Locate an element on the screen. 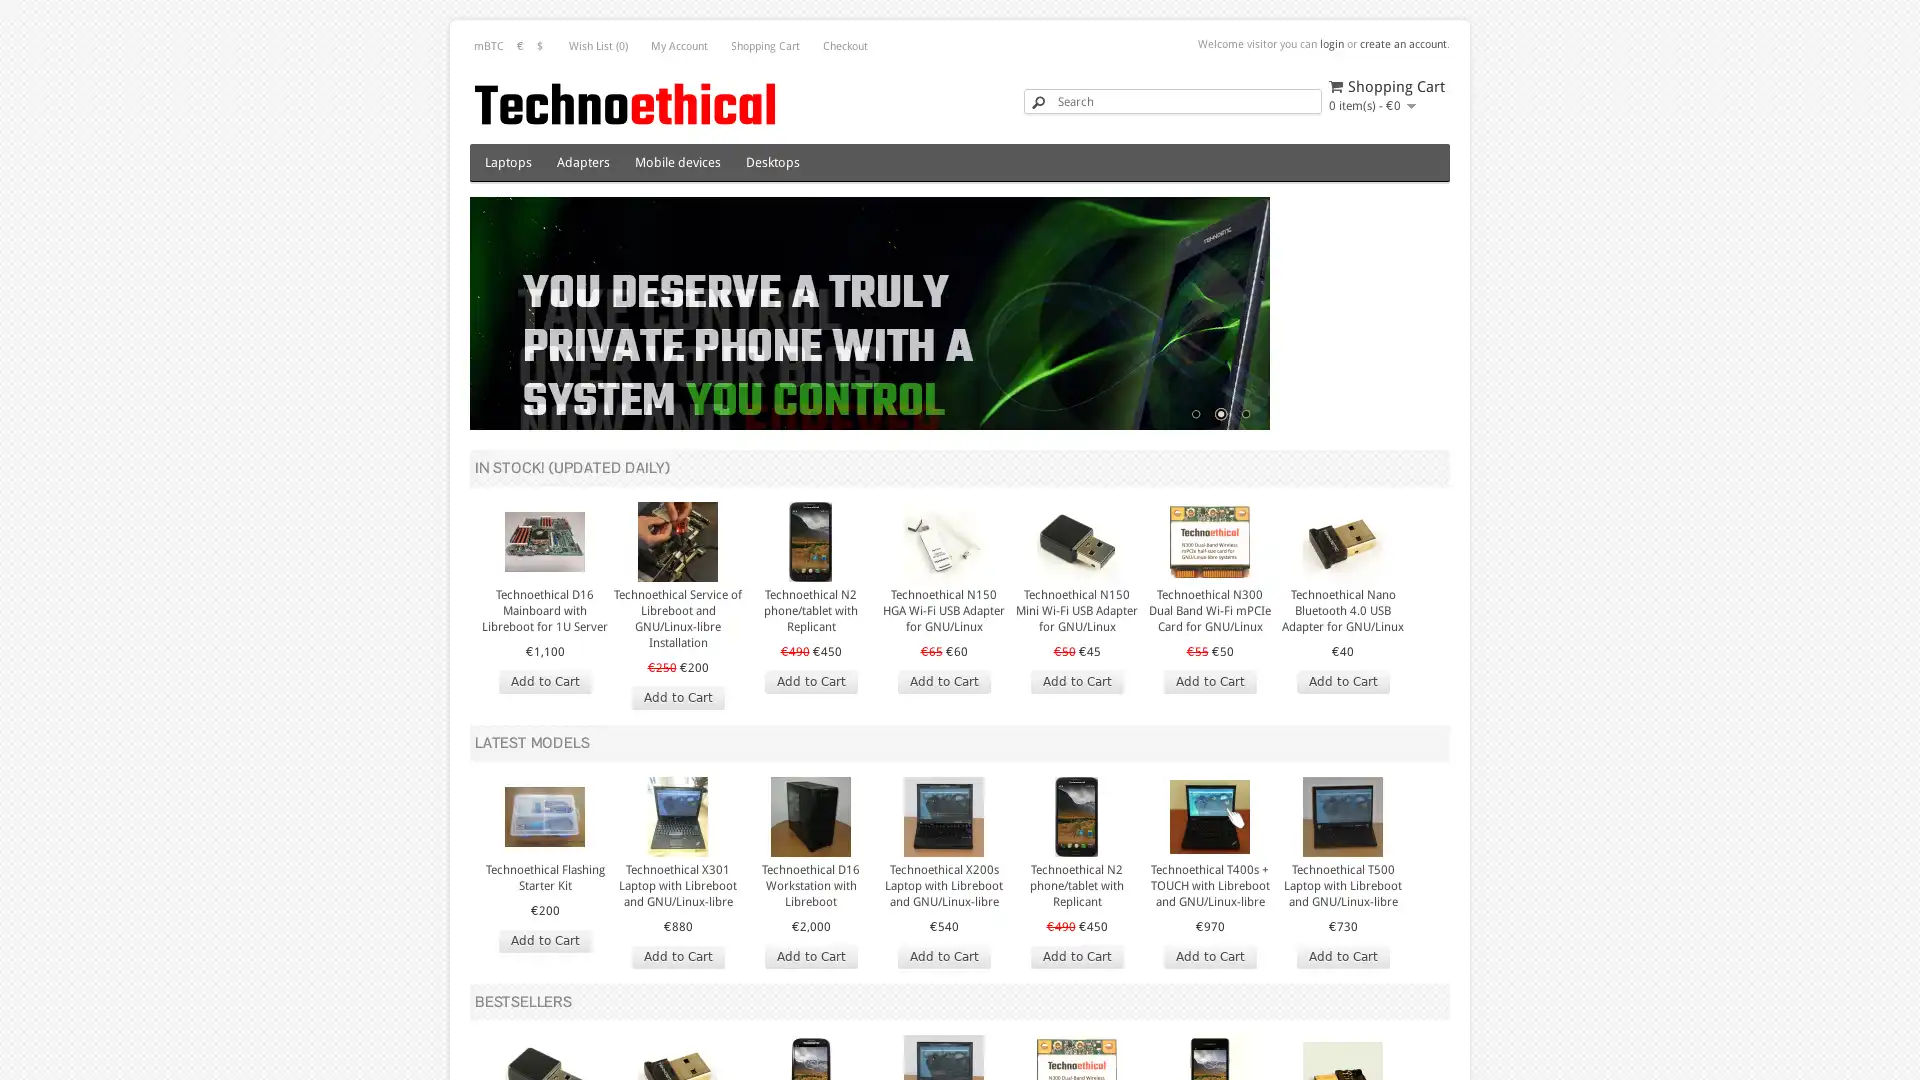 This screenshot has height=1080, width=1920. Add to Cart is located at coordinates (544, 748).